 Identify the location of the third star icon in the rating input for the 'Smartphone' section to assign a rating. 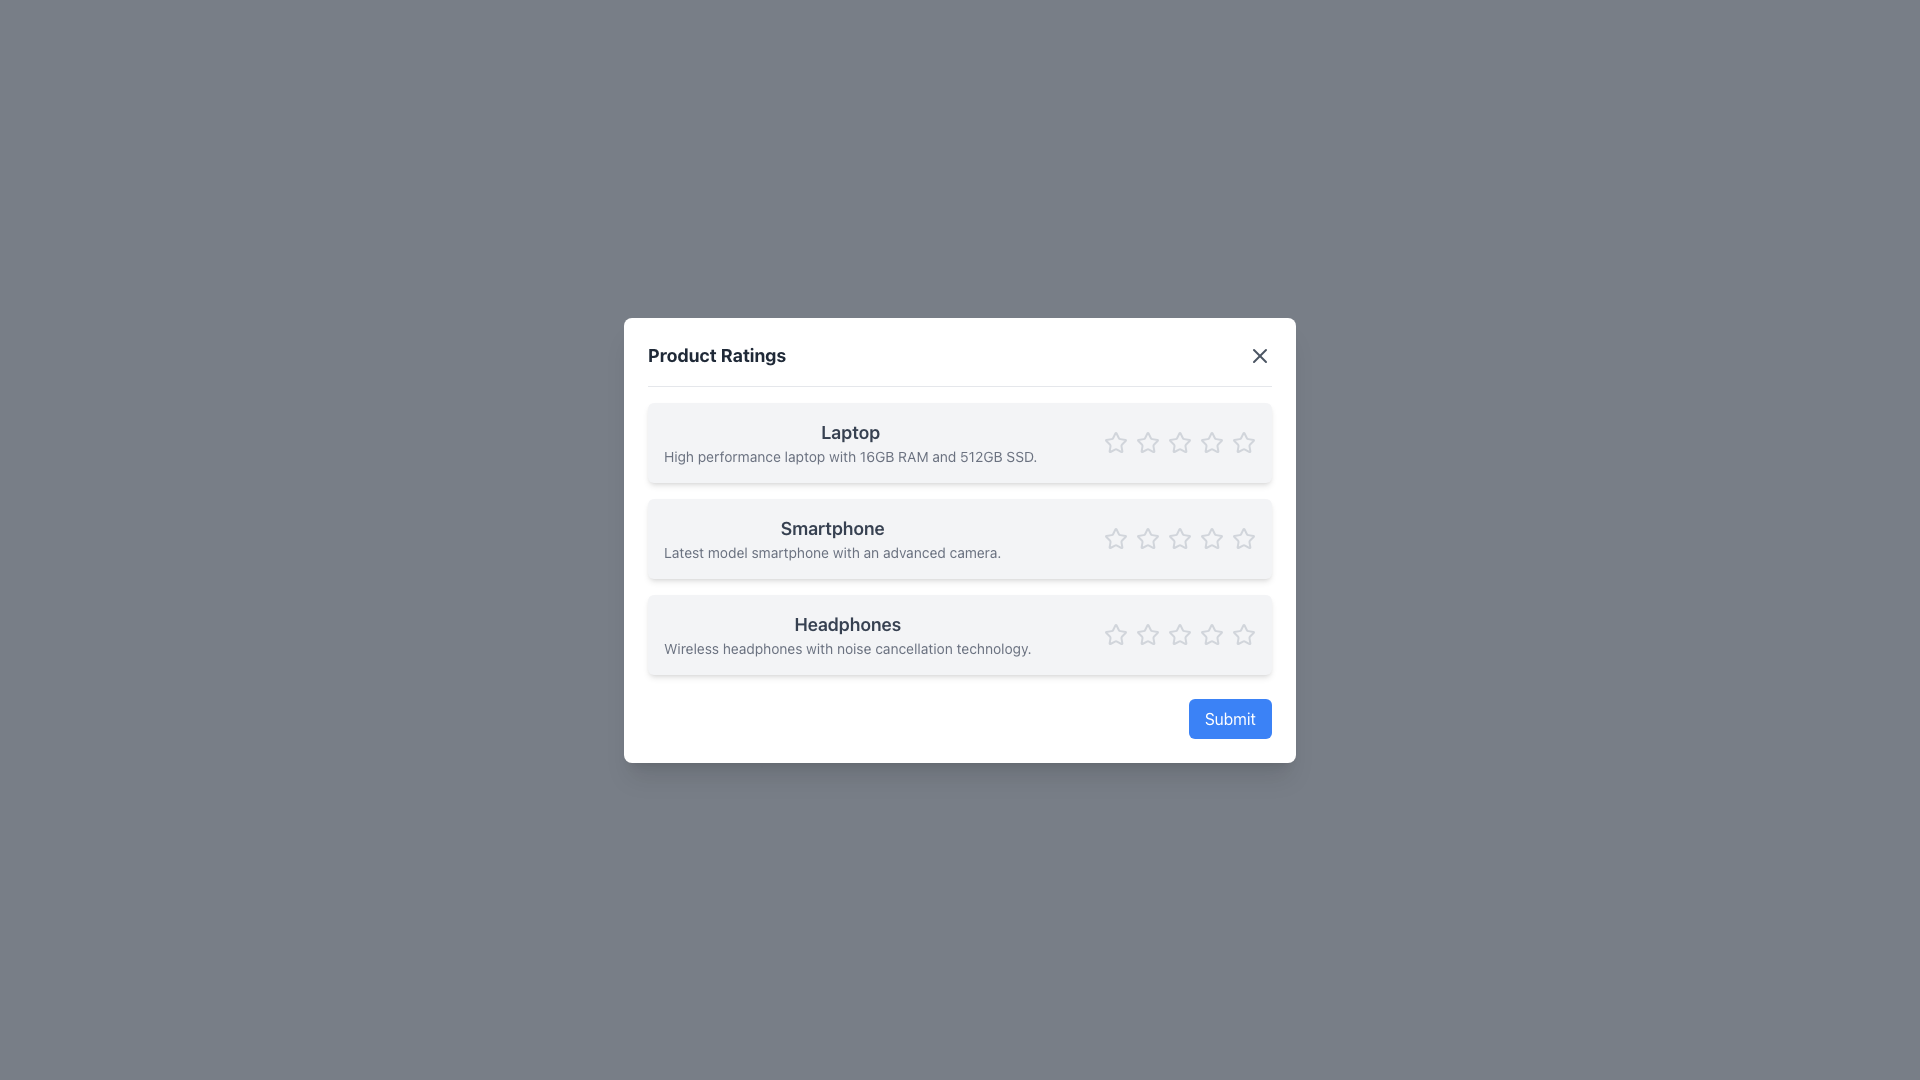
(1147, 536).